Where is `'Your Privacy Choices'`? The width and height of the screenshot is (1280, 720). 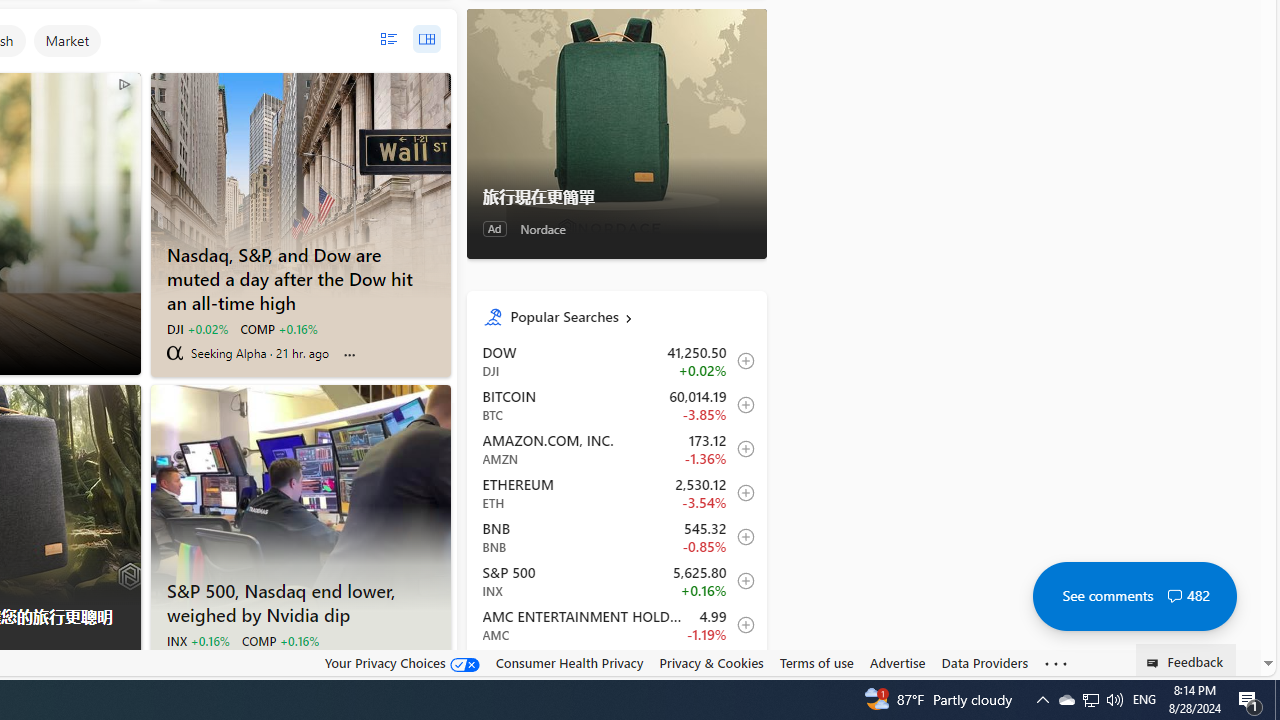 'Your Privacy Choices' is located at coordinates (400, 663).